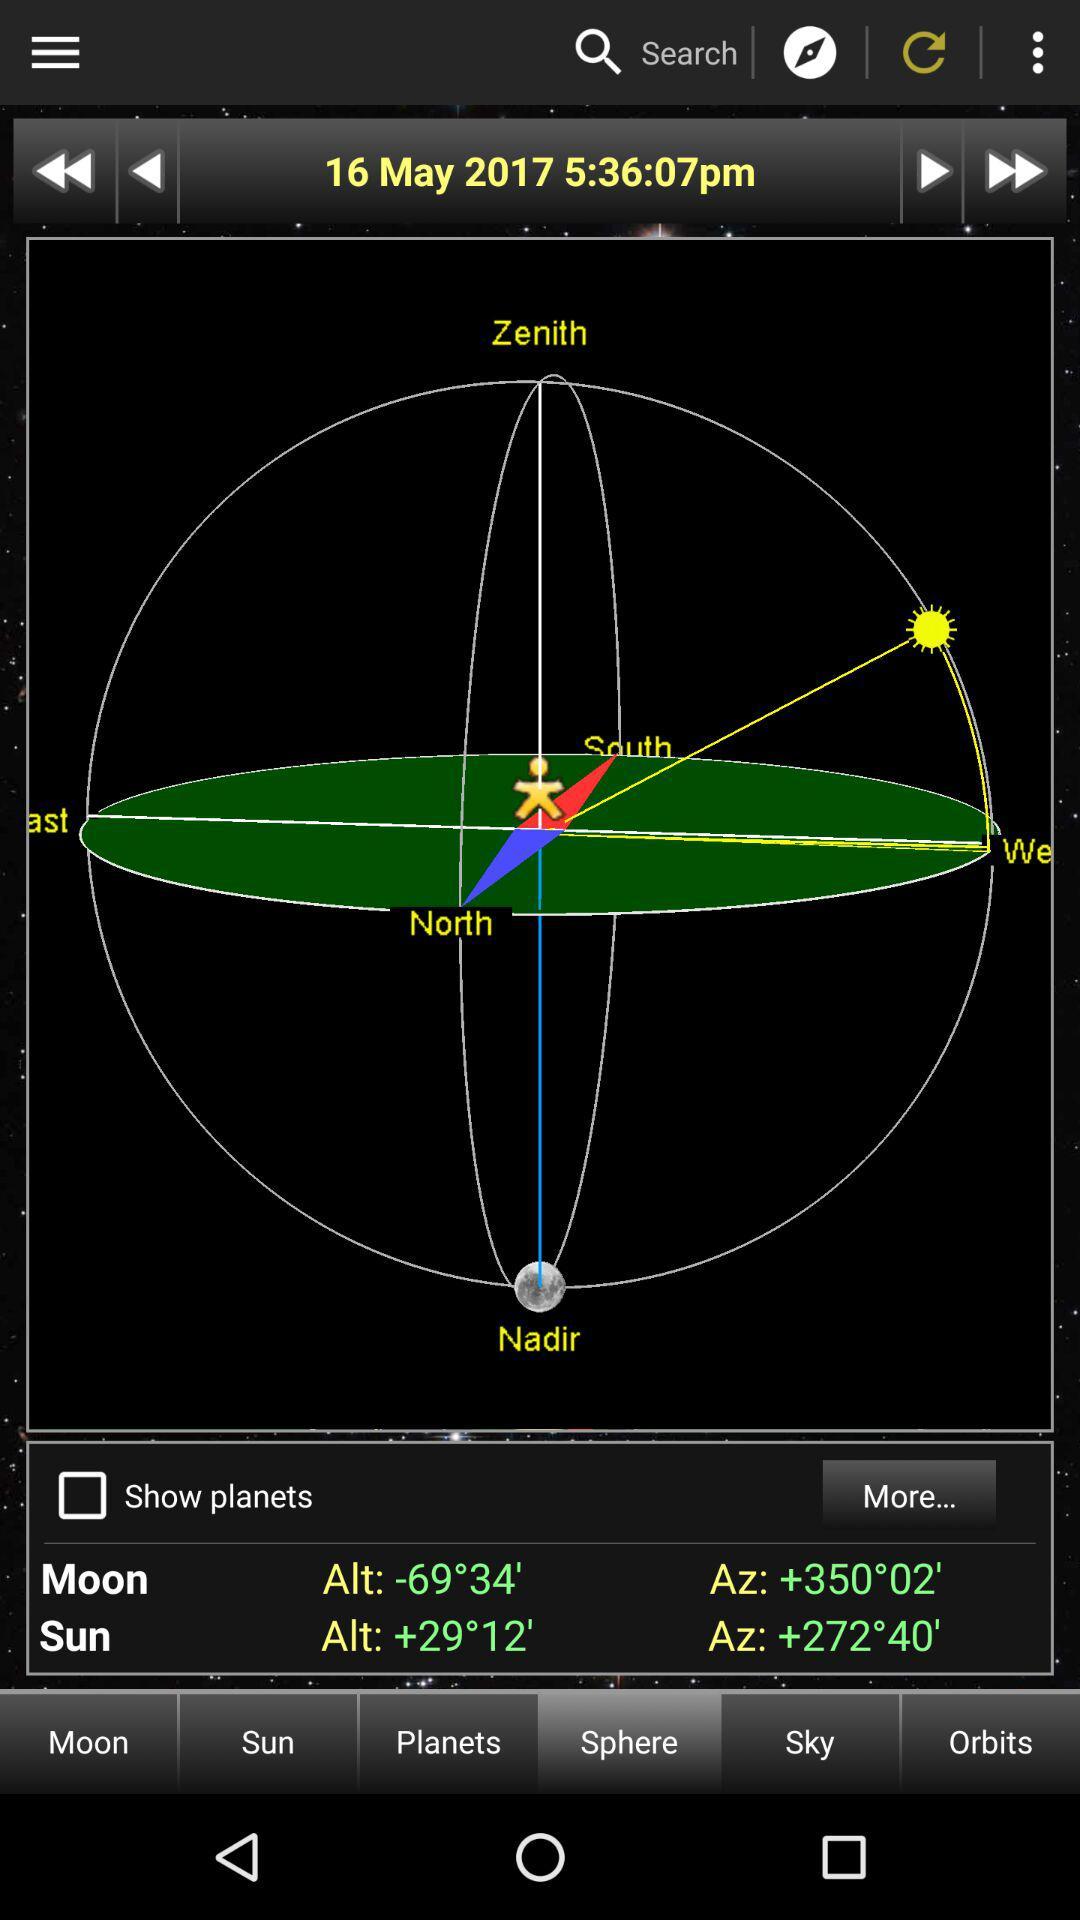 The height and width of the screenshot is (1920, 1080). I want to click on open menu, so click(54, 52).